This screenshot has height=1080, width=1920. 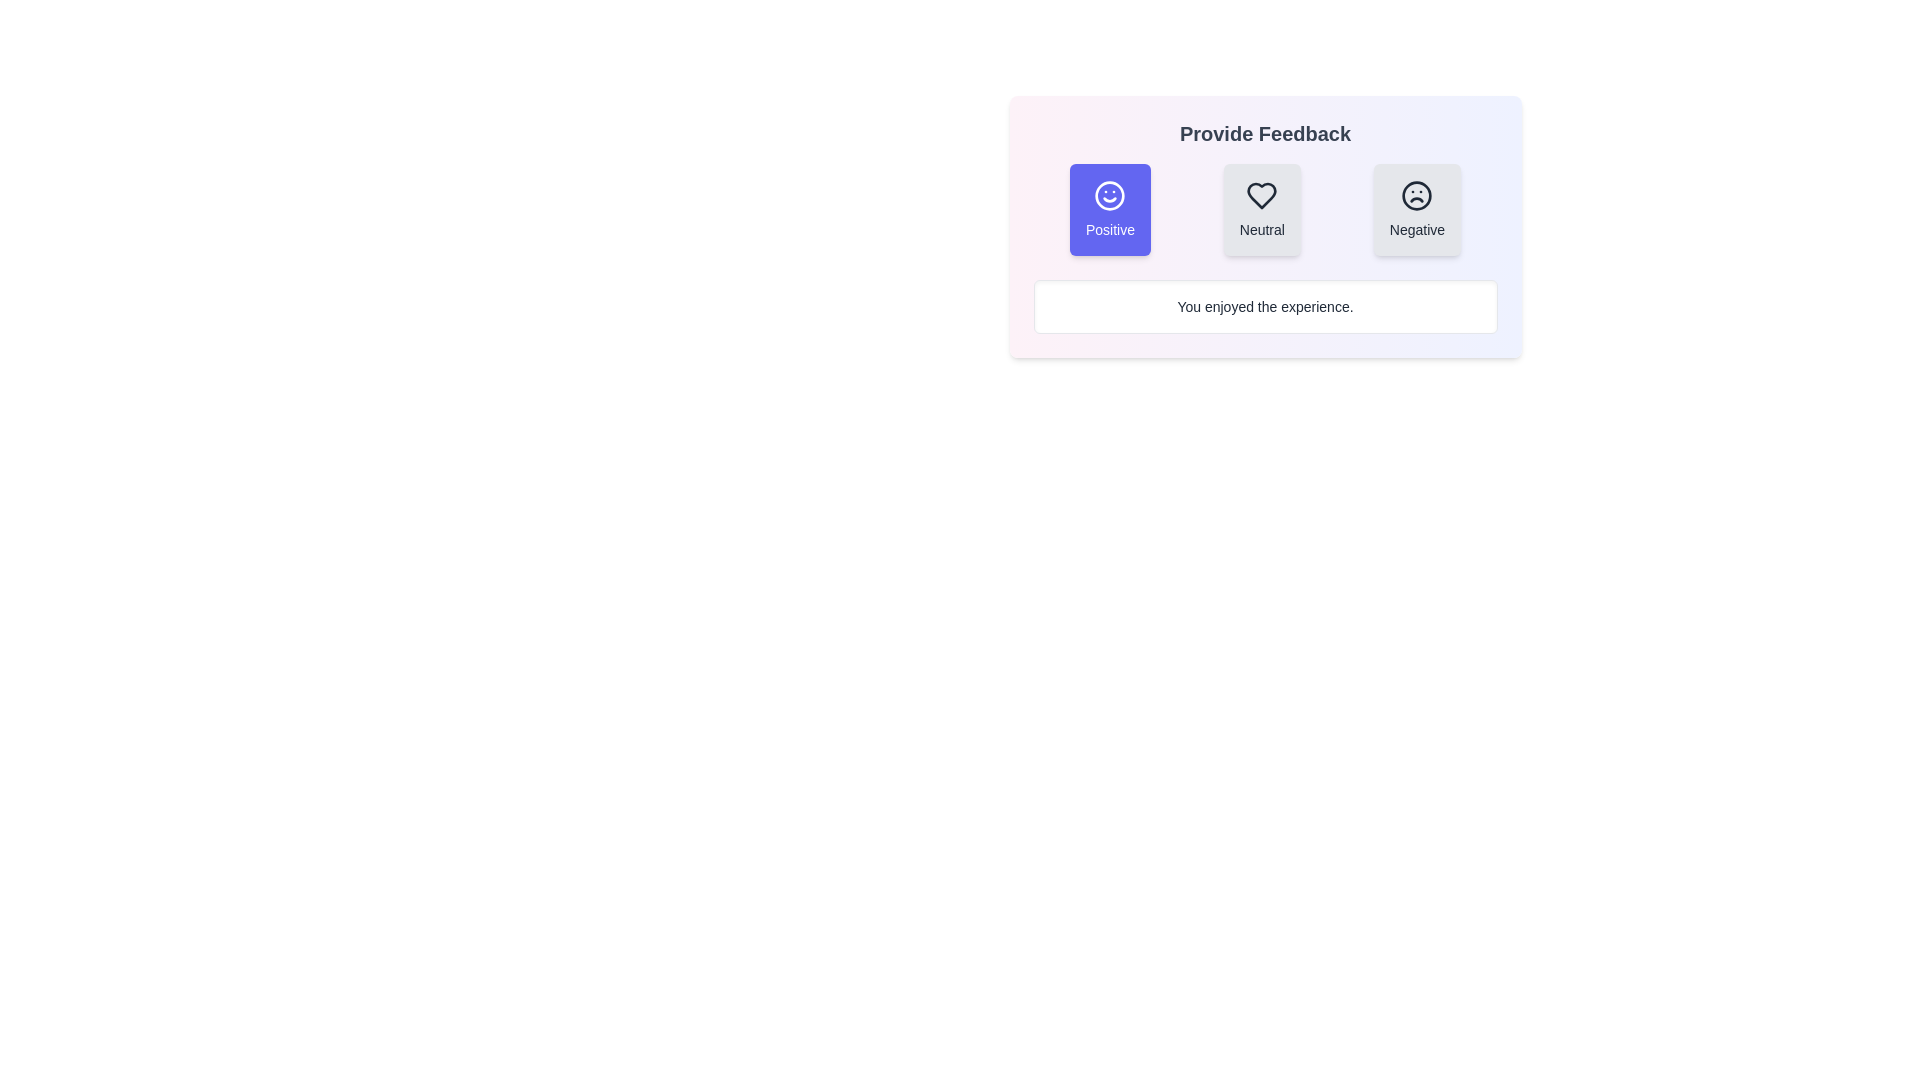 I want to click on the feedback option Neutral by clicking the corresponding button, so click(x=1261, y=209).